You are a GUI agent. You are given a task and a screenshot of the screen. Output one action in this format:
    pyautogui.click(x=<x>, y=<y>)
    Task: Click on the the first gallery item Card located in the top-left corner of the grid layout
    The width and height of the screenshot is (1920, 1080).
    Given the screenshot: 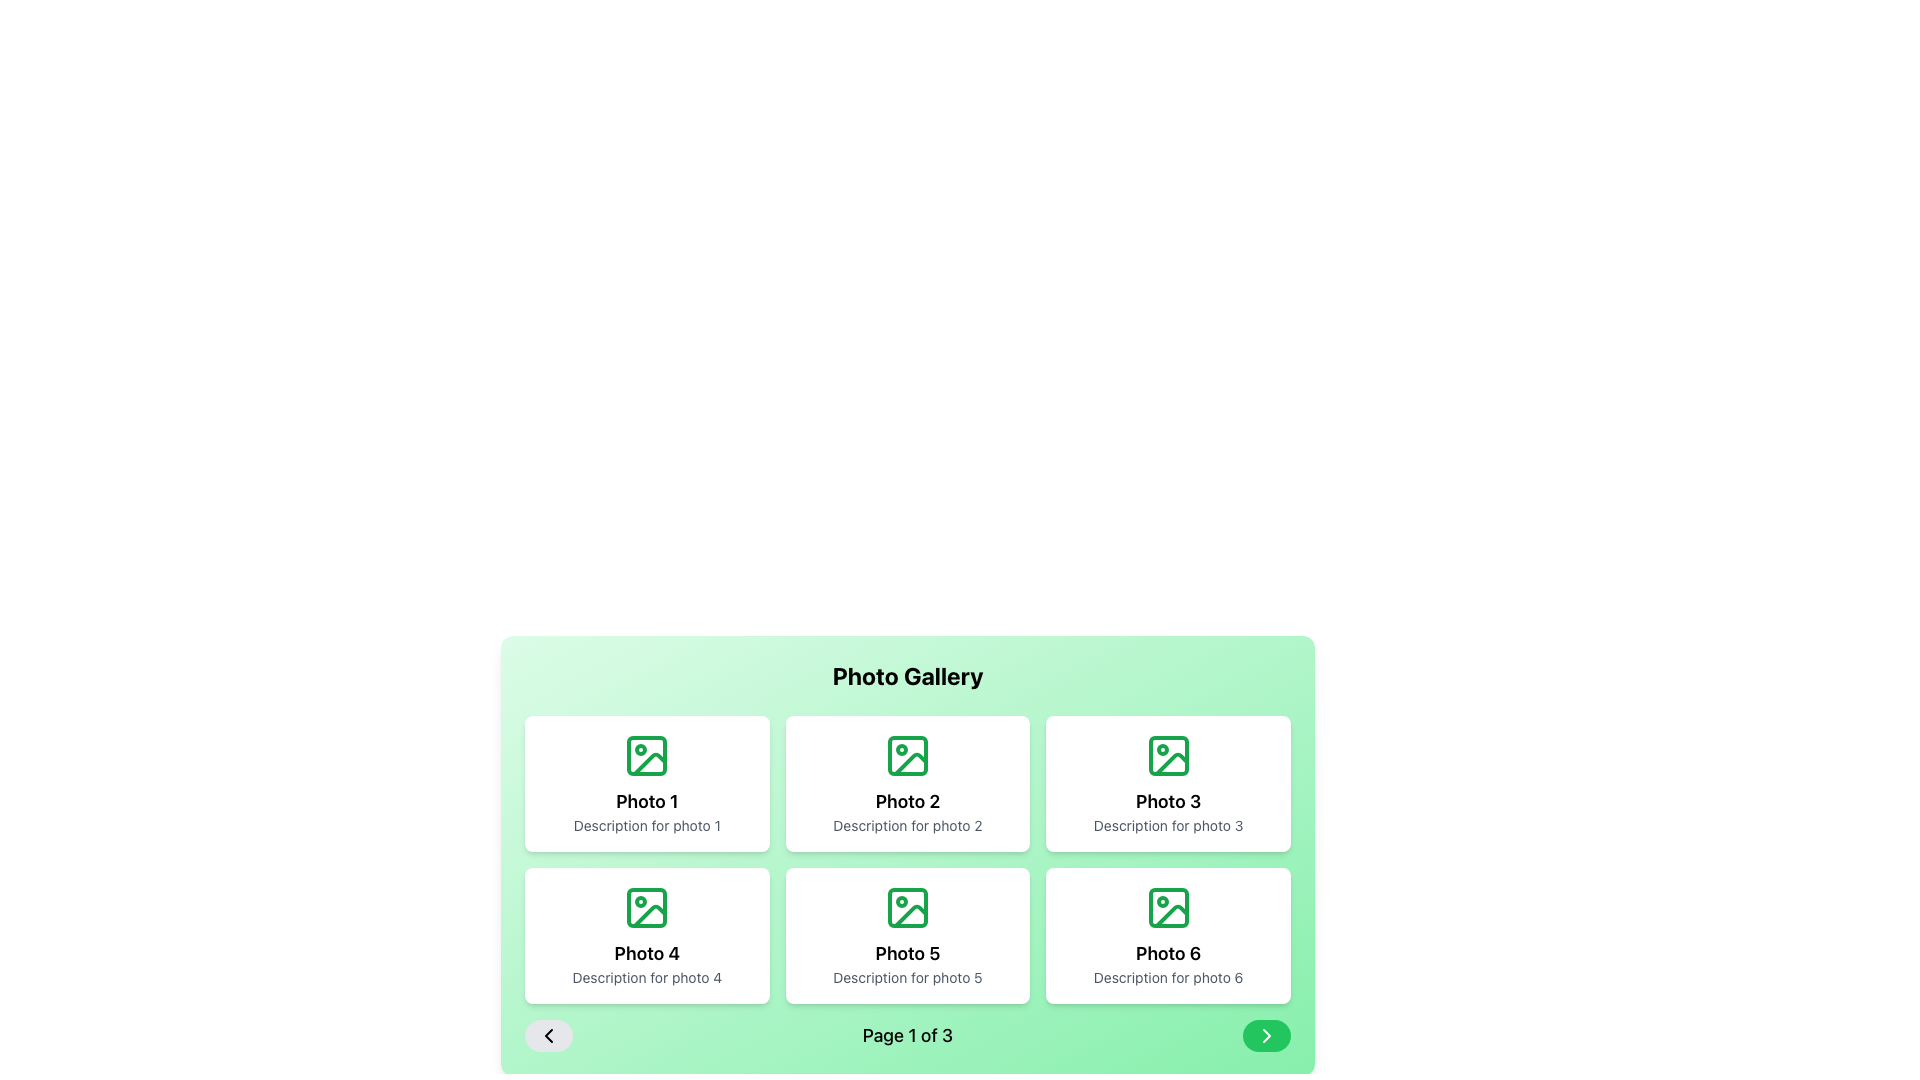 What is the action you would take?
    pyautogui.click(x=647, y=782)
    